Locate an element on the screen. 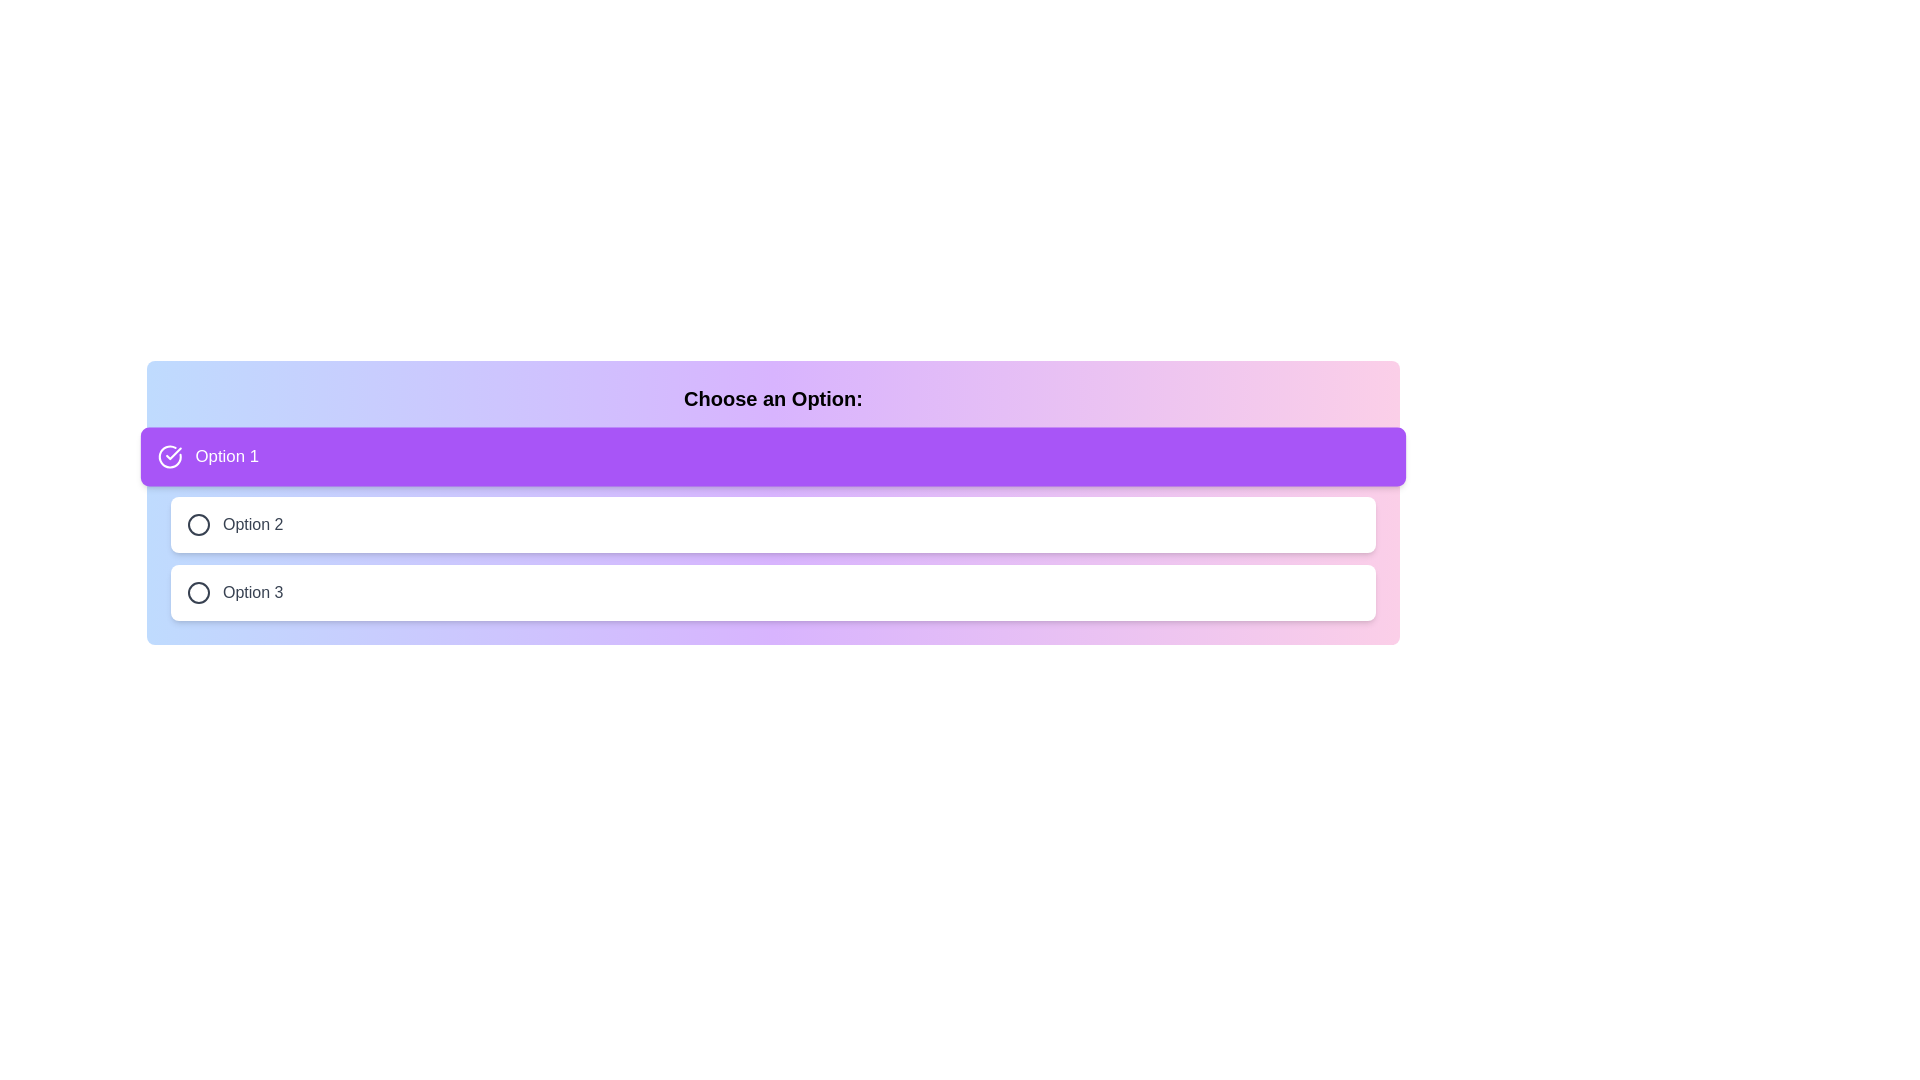  the circular indicator element for 'Option 2' is located at coordinates (198, 523).